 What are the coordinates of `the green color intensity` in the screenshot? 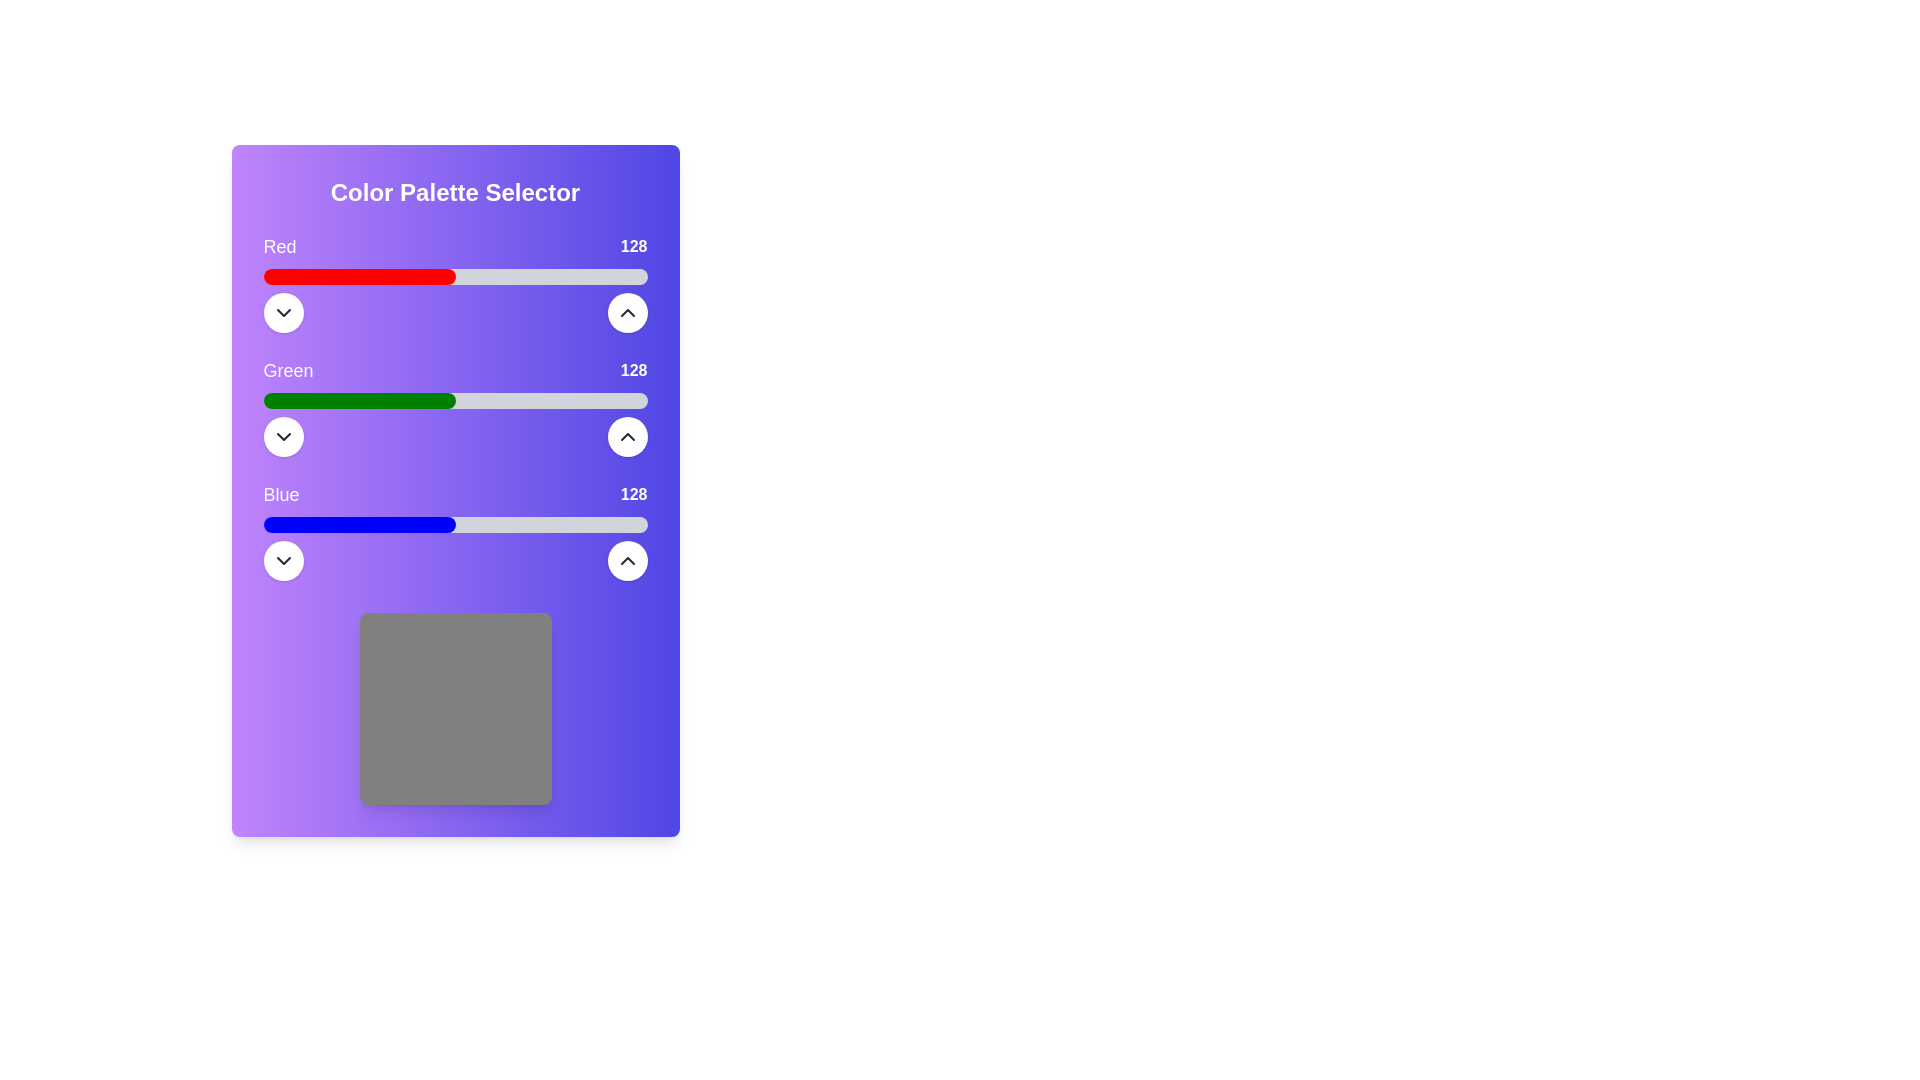 It's located at (359, 401).